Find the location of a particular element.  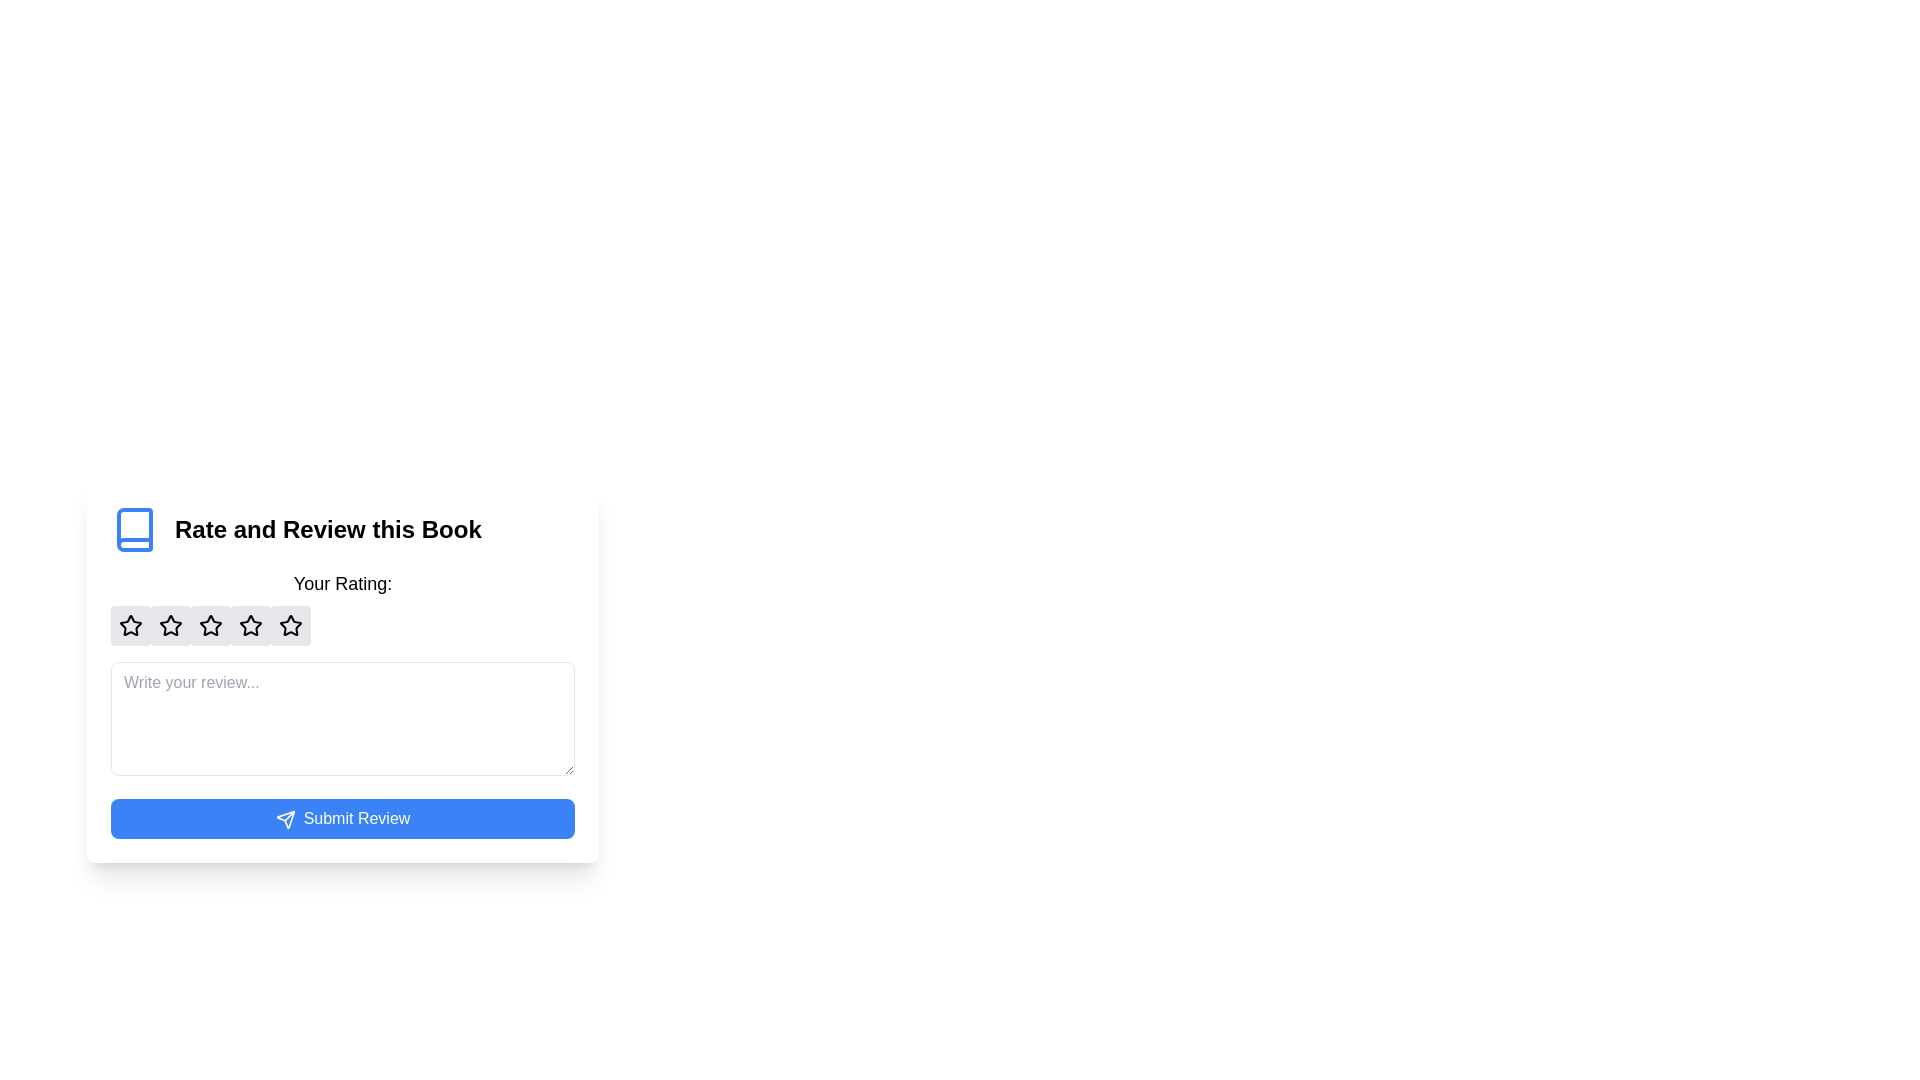

the triangular-shaped 'Send' icon that resembles an arrow or paper airplane, which is part of the 'Submit Review' button, located on the left side of the label text is located at coordinates (284, 819).